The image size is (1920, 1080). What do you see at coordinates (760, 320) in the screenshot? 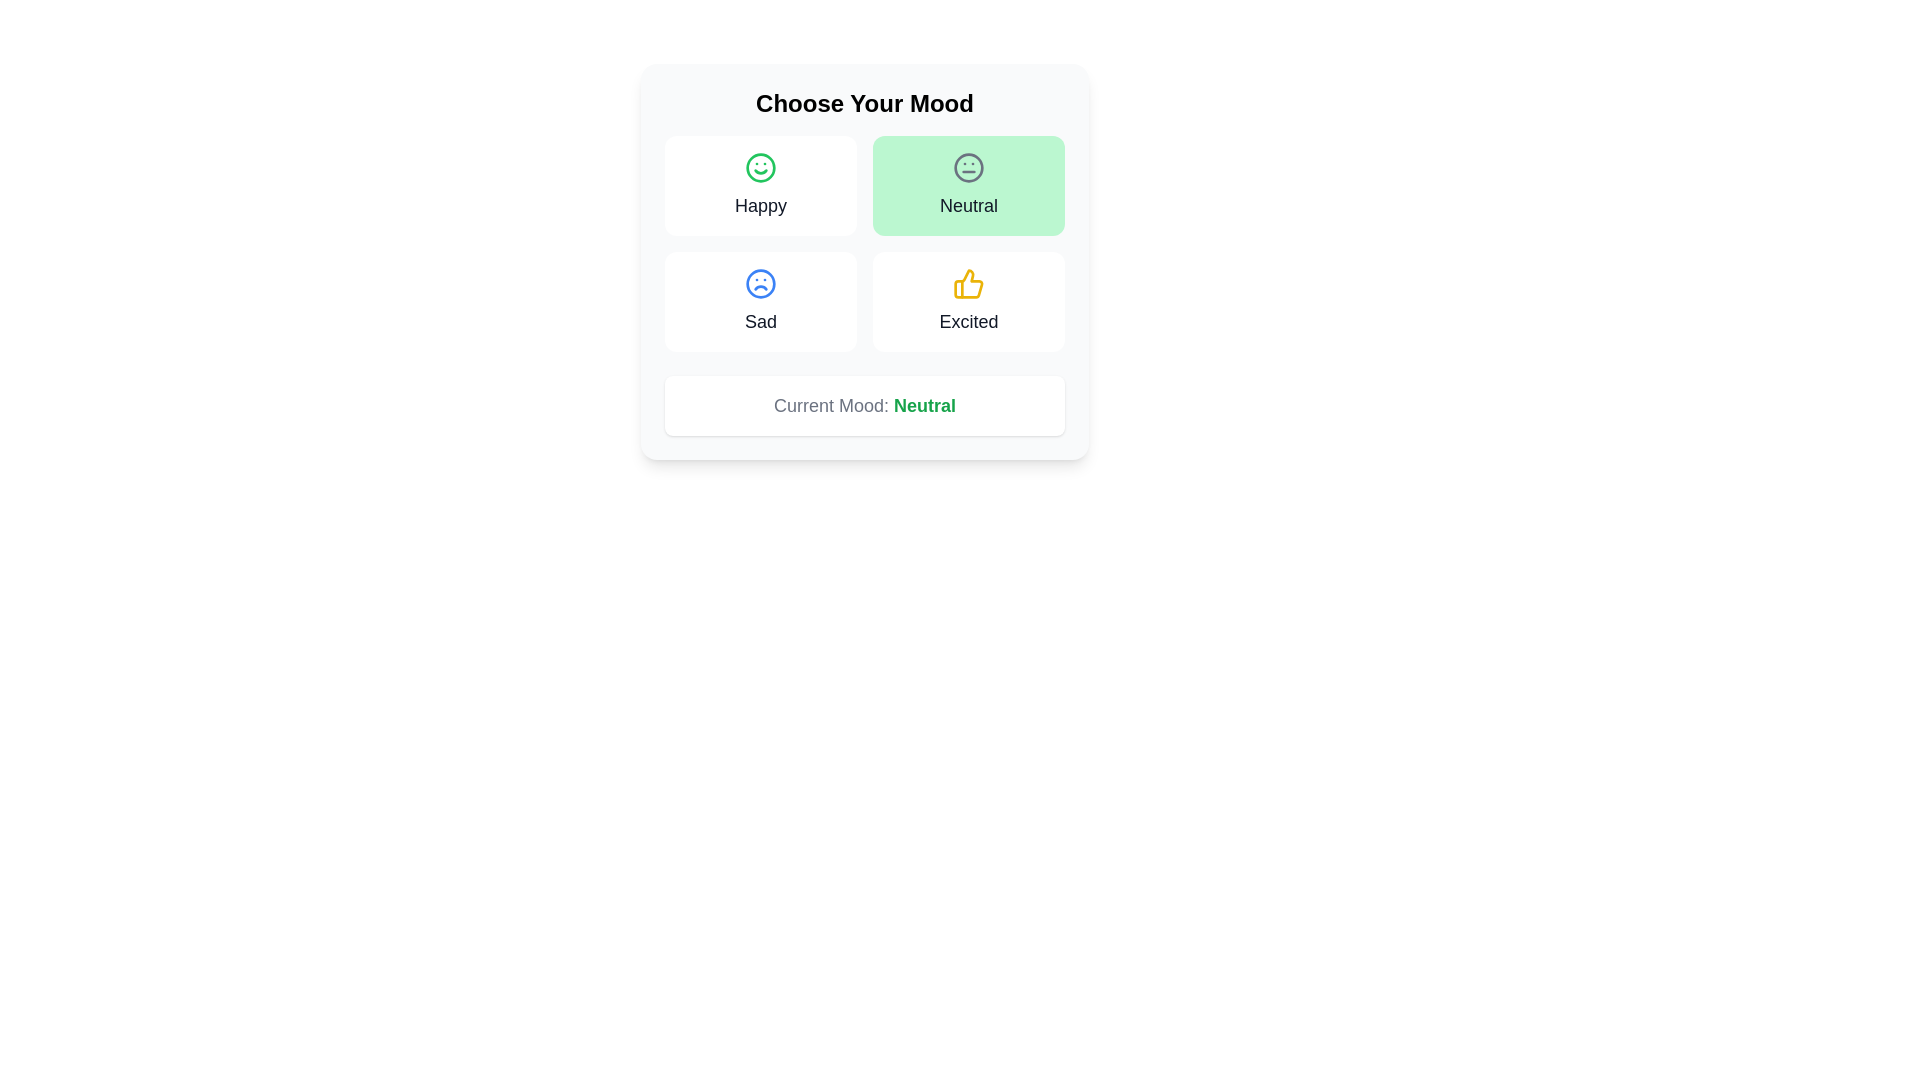
I see `text label representing the 'Sad' mood option, located in the bottom-left card of the 2x2 grid, directly underneath the blue sad face icon` at bounding box center [760, 320].